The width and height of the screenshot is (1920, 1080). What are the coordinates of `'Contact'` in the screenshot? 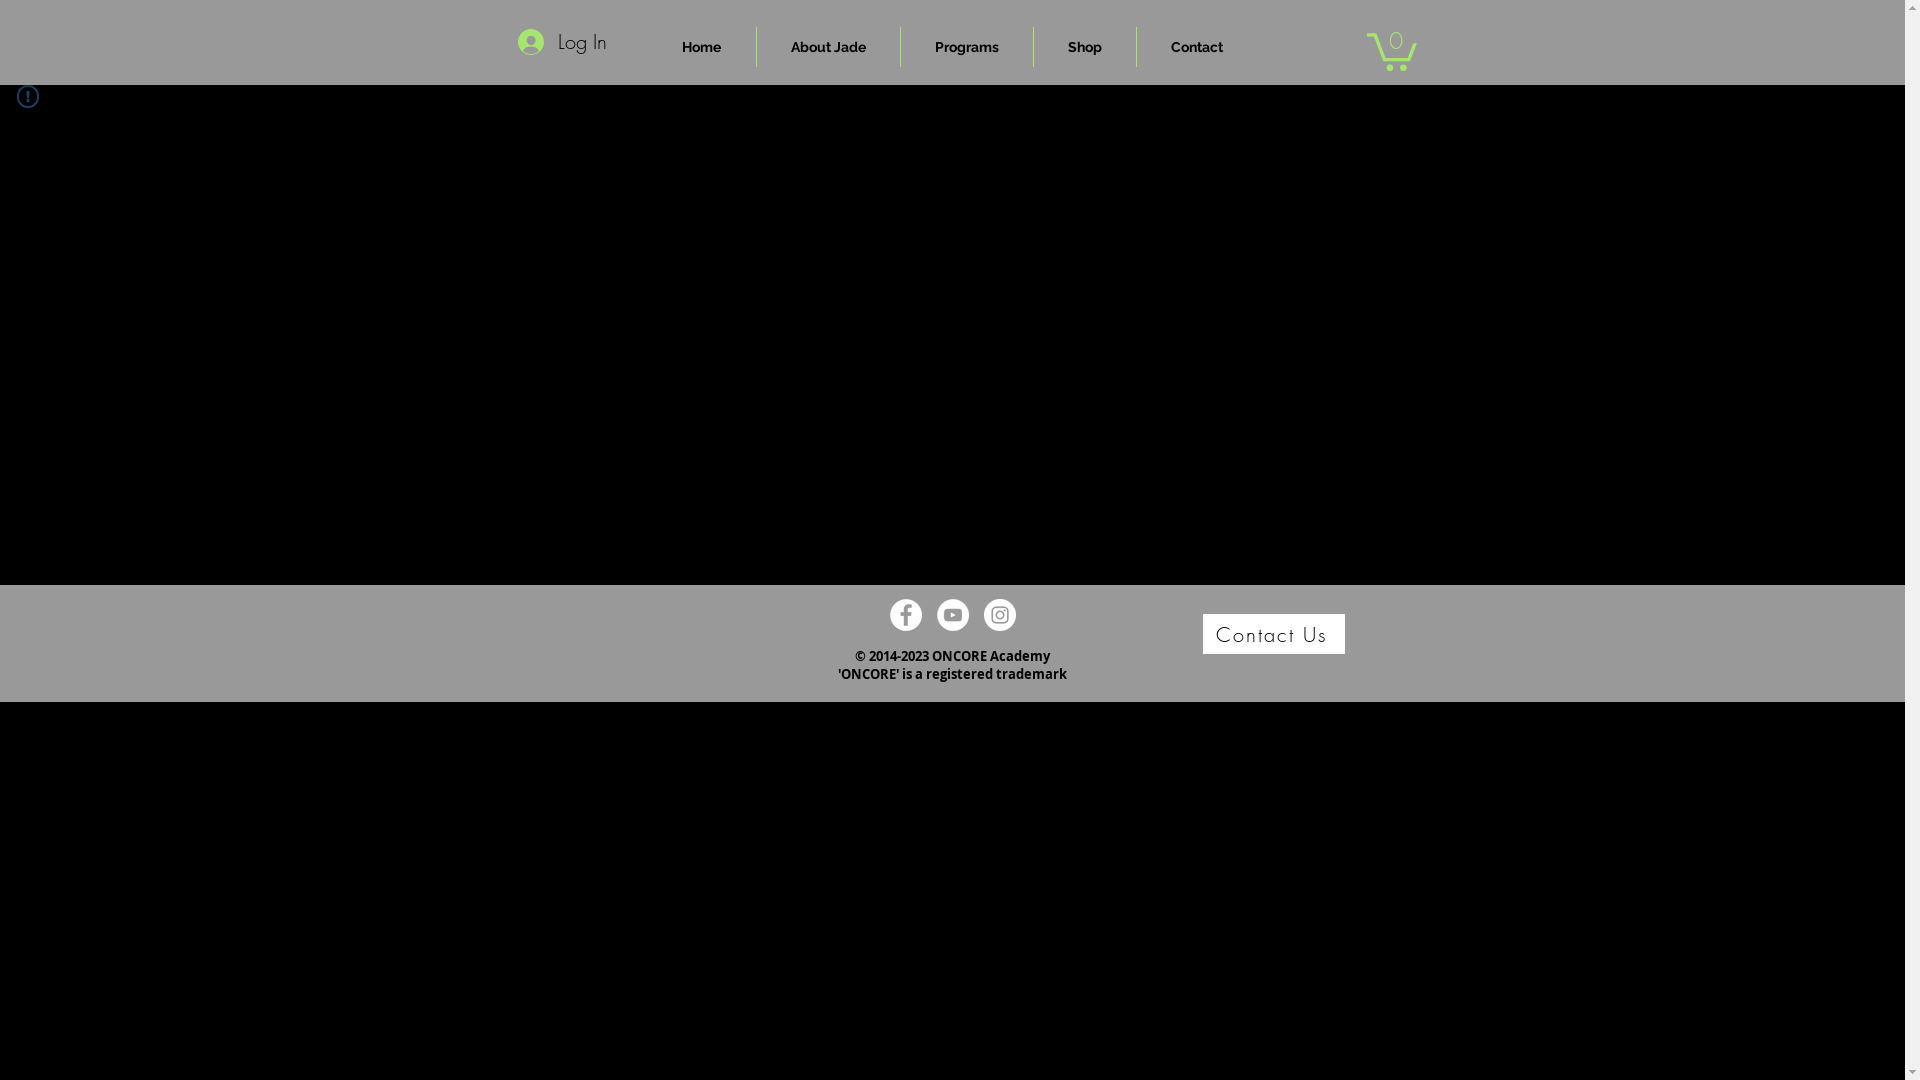 It's located at (1195, 45).